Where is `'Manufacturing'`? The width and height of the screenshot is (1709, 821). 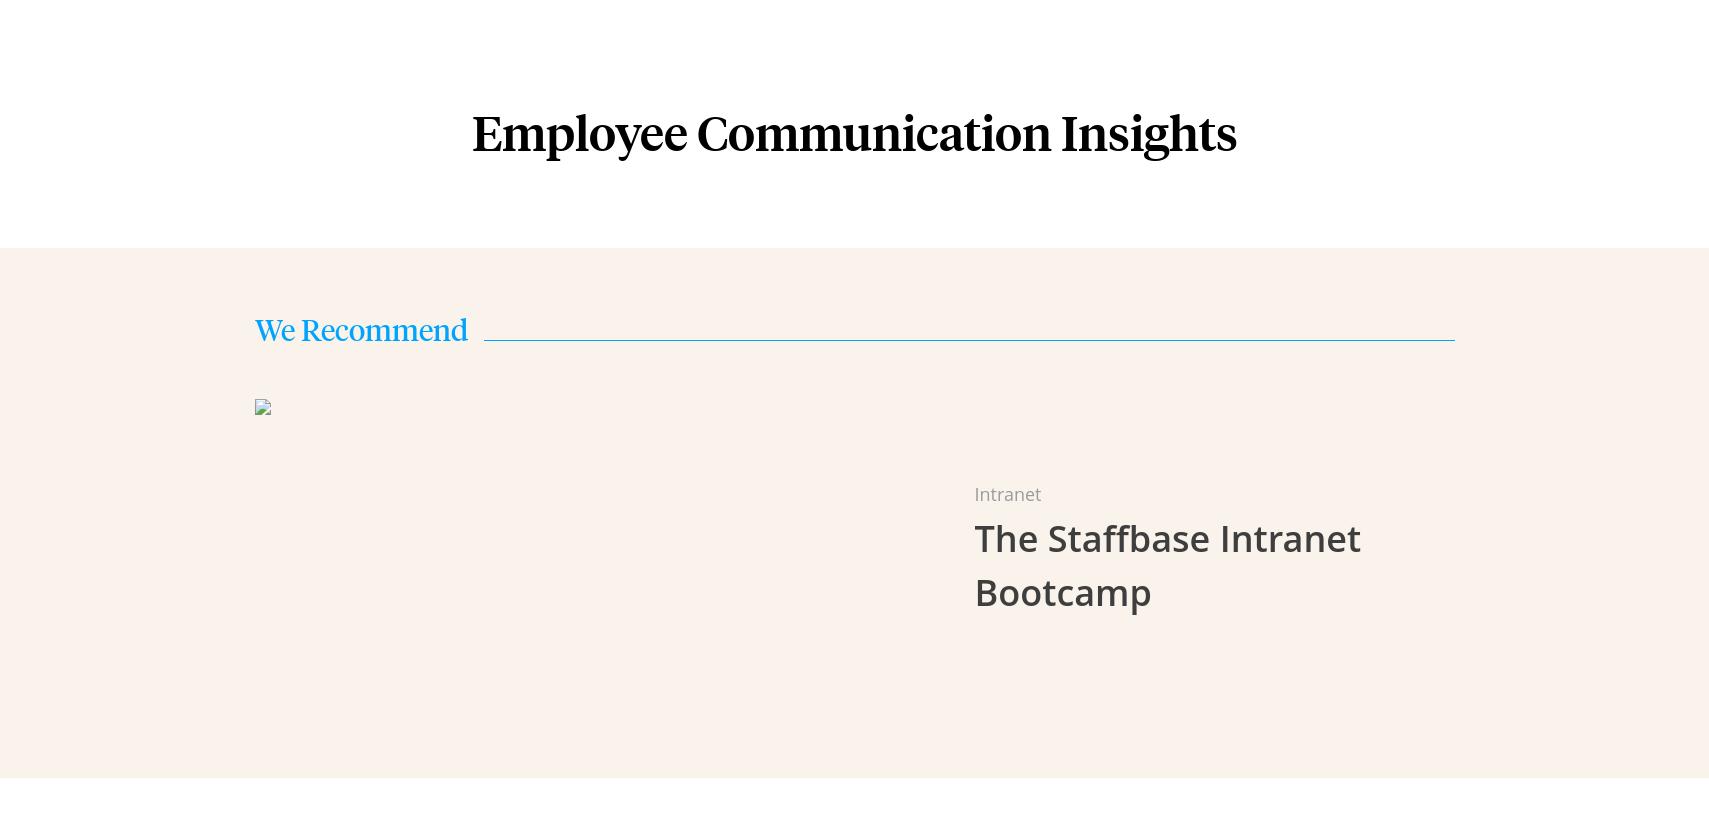
'Manufacturing' is located at coordinates (816, 132).